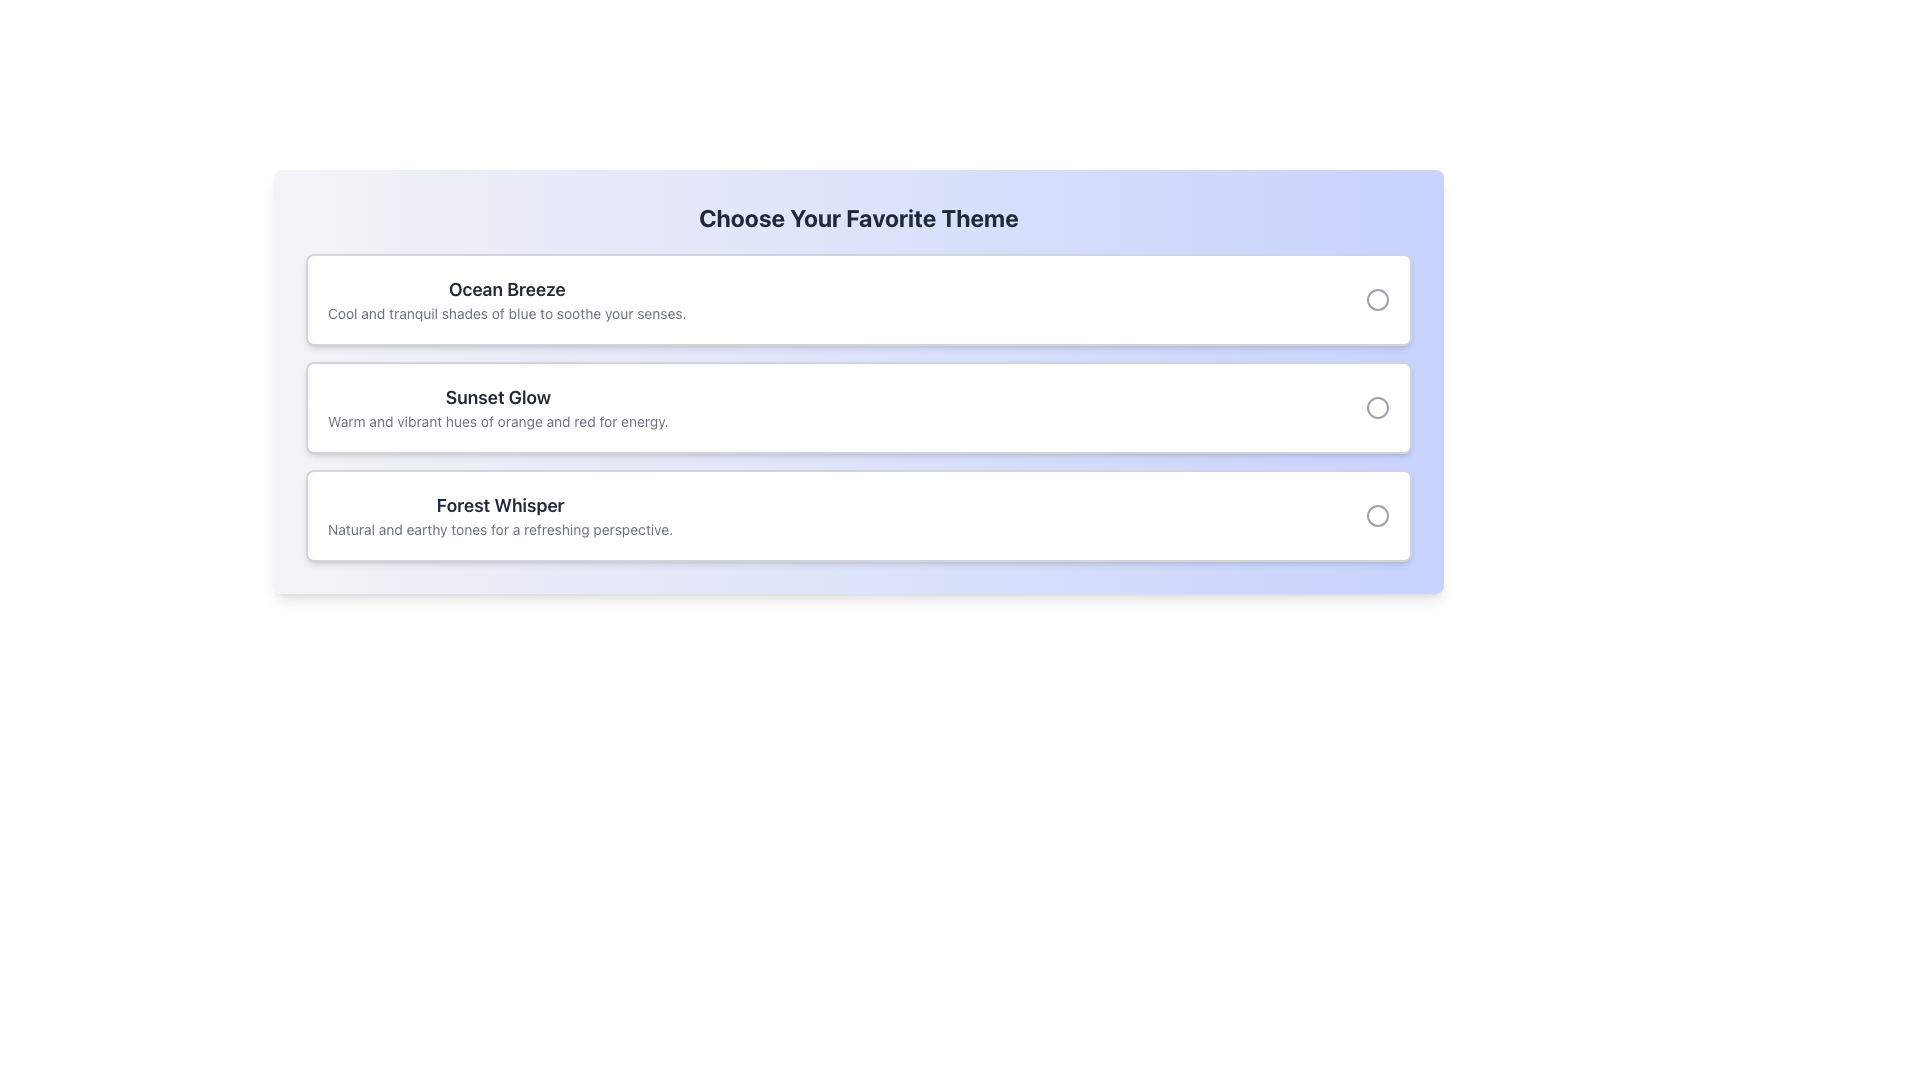  What do you see at coordinates (1376, 515) in the screenshot?
I see `SVG circle indicator positioned to the right of 'Forest Whisper' under the 'Choose Your Favorite Theme' section` at bounding box center [1376, 515].